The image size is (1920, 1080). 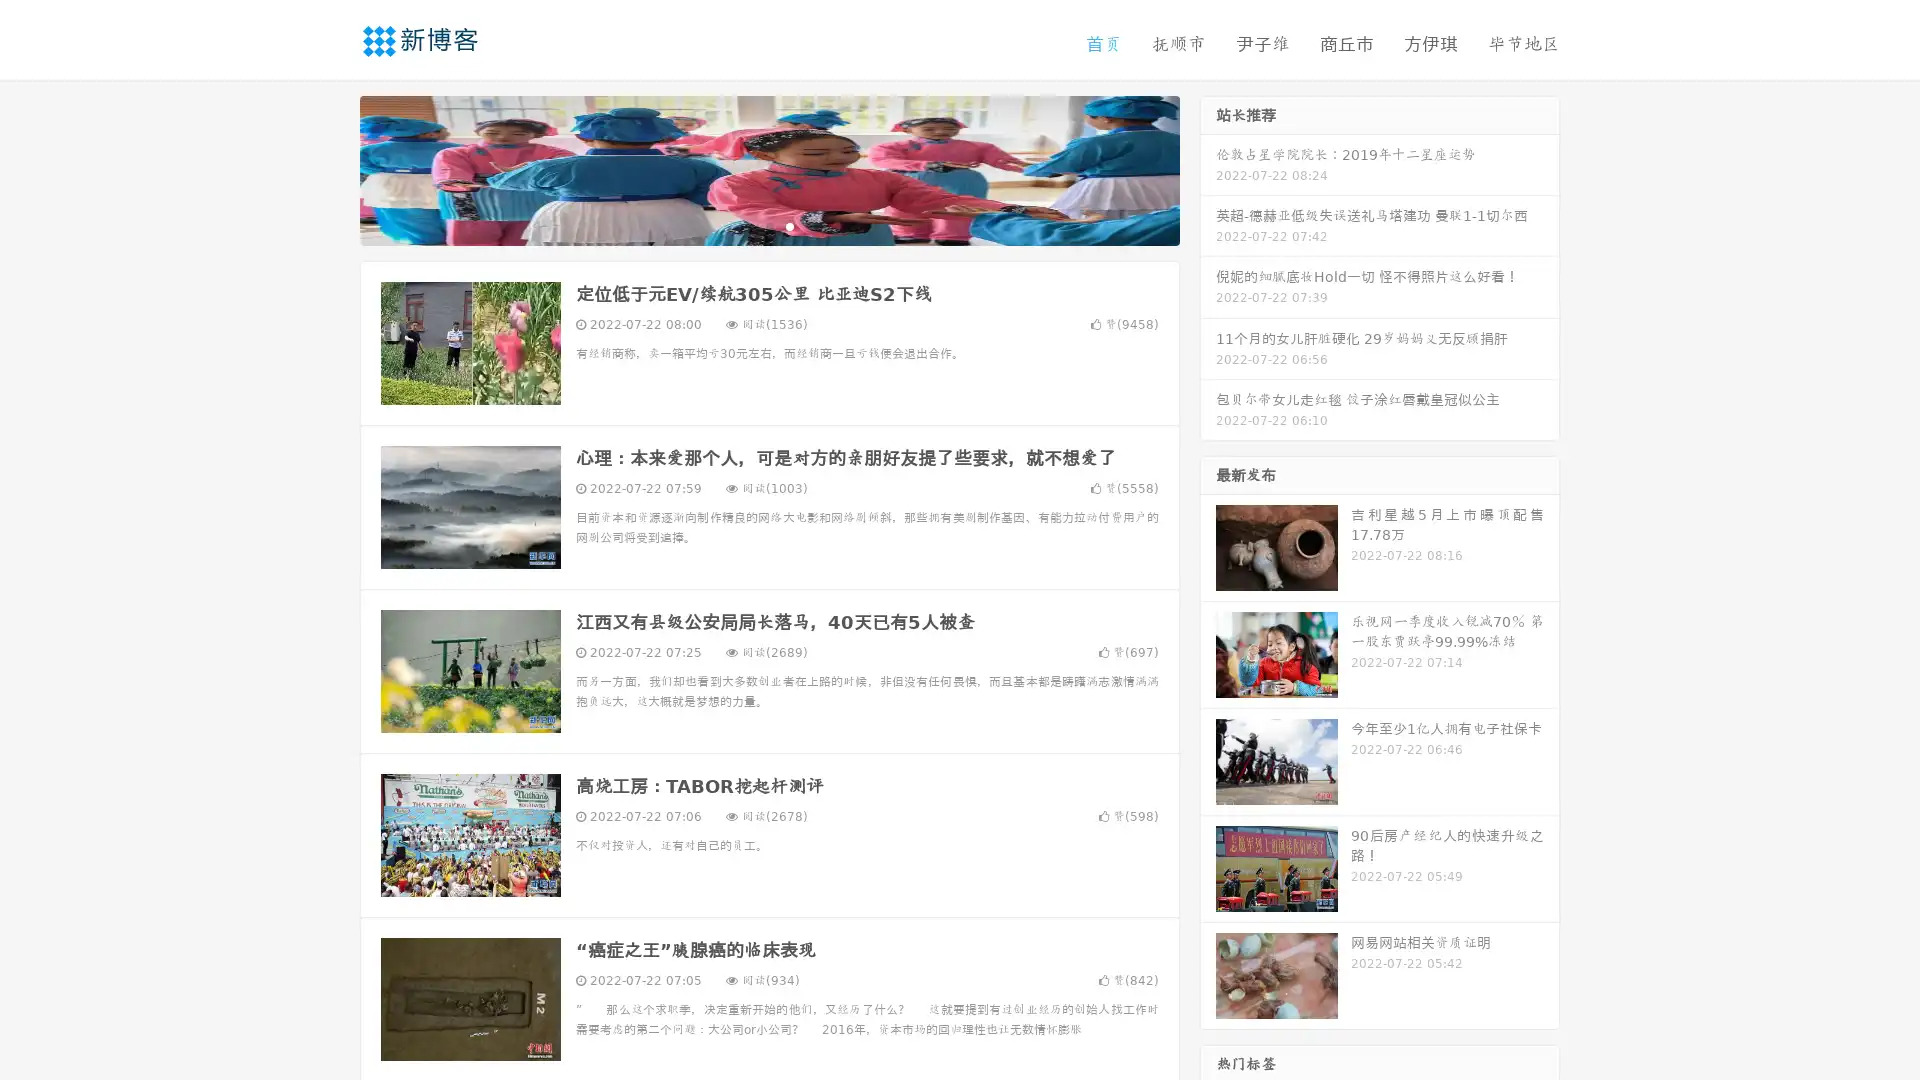 What do you see at coordinates (748, 225) in the screenshot?
I see `Go to slide 1` at bounding box center [748, 225].